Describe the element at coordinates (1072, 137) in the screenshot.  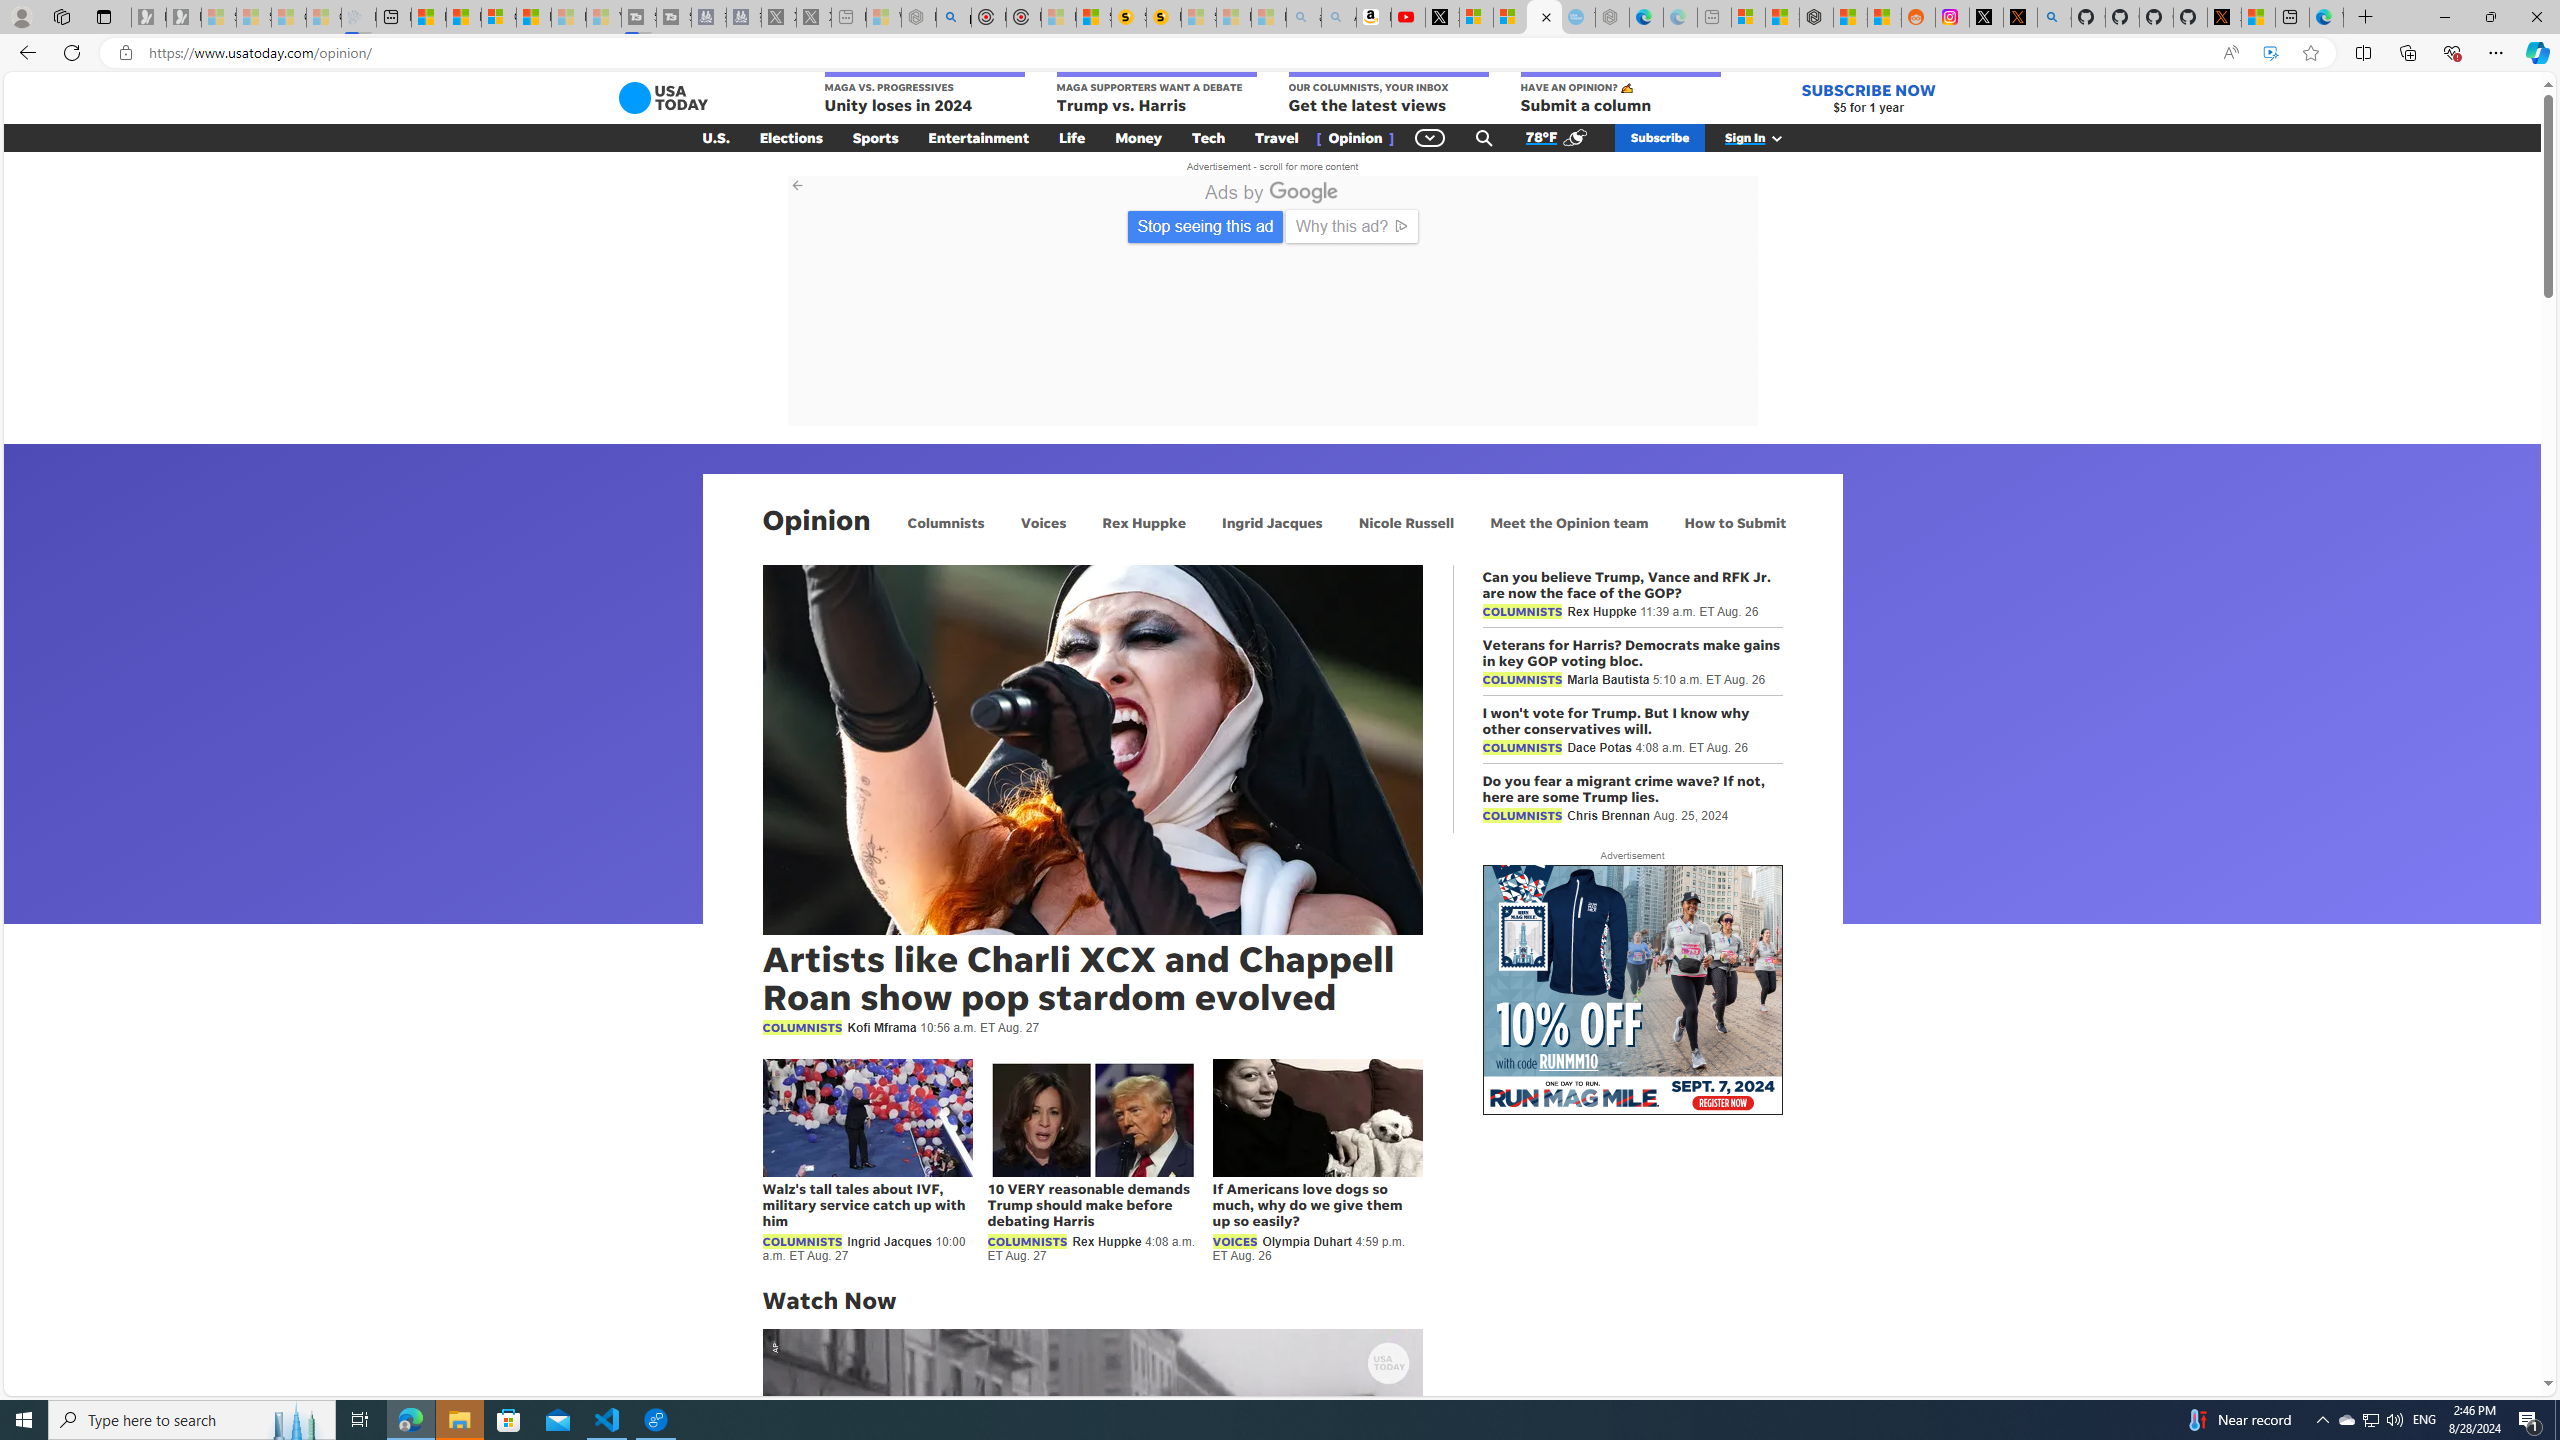
I see `'Life'` at that location.